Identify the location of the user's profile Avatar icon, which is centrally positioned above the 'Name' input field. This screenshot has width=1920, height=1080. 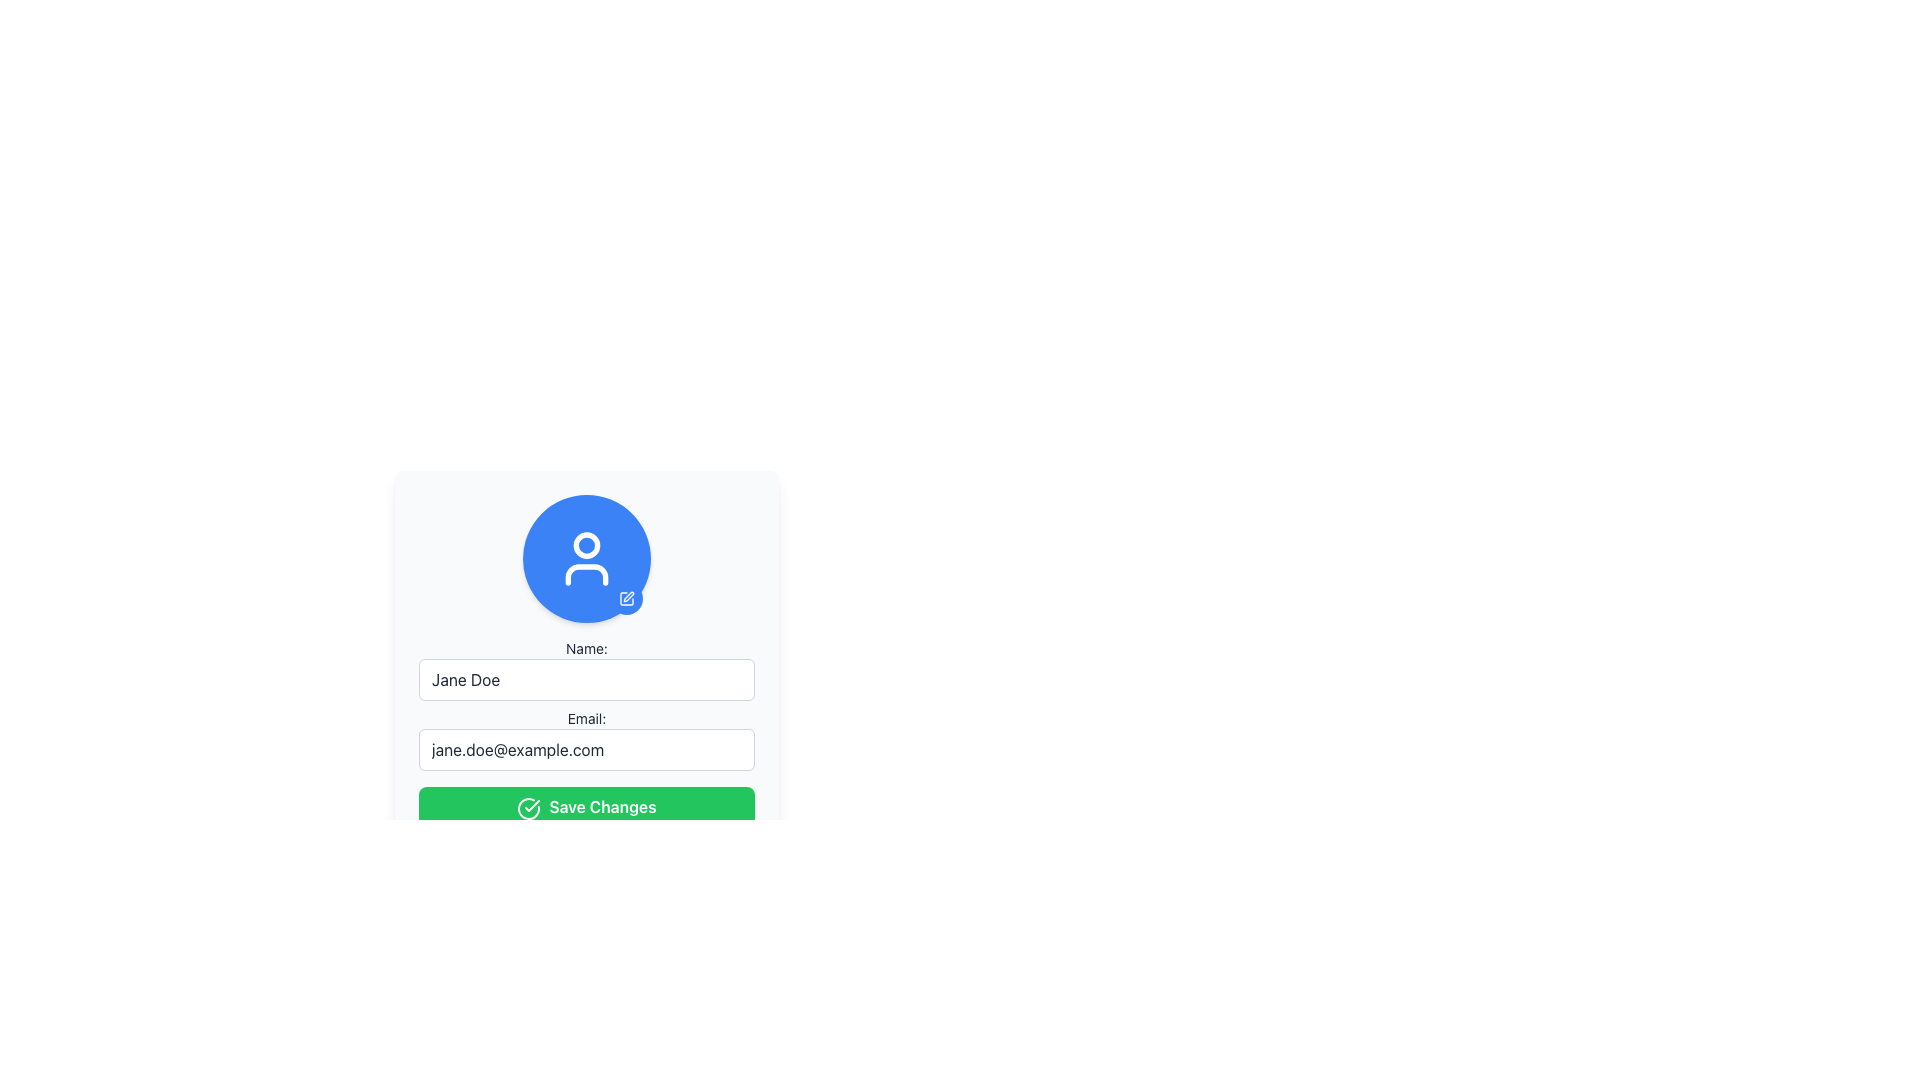
(585, 559).